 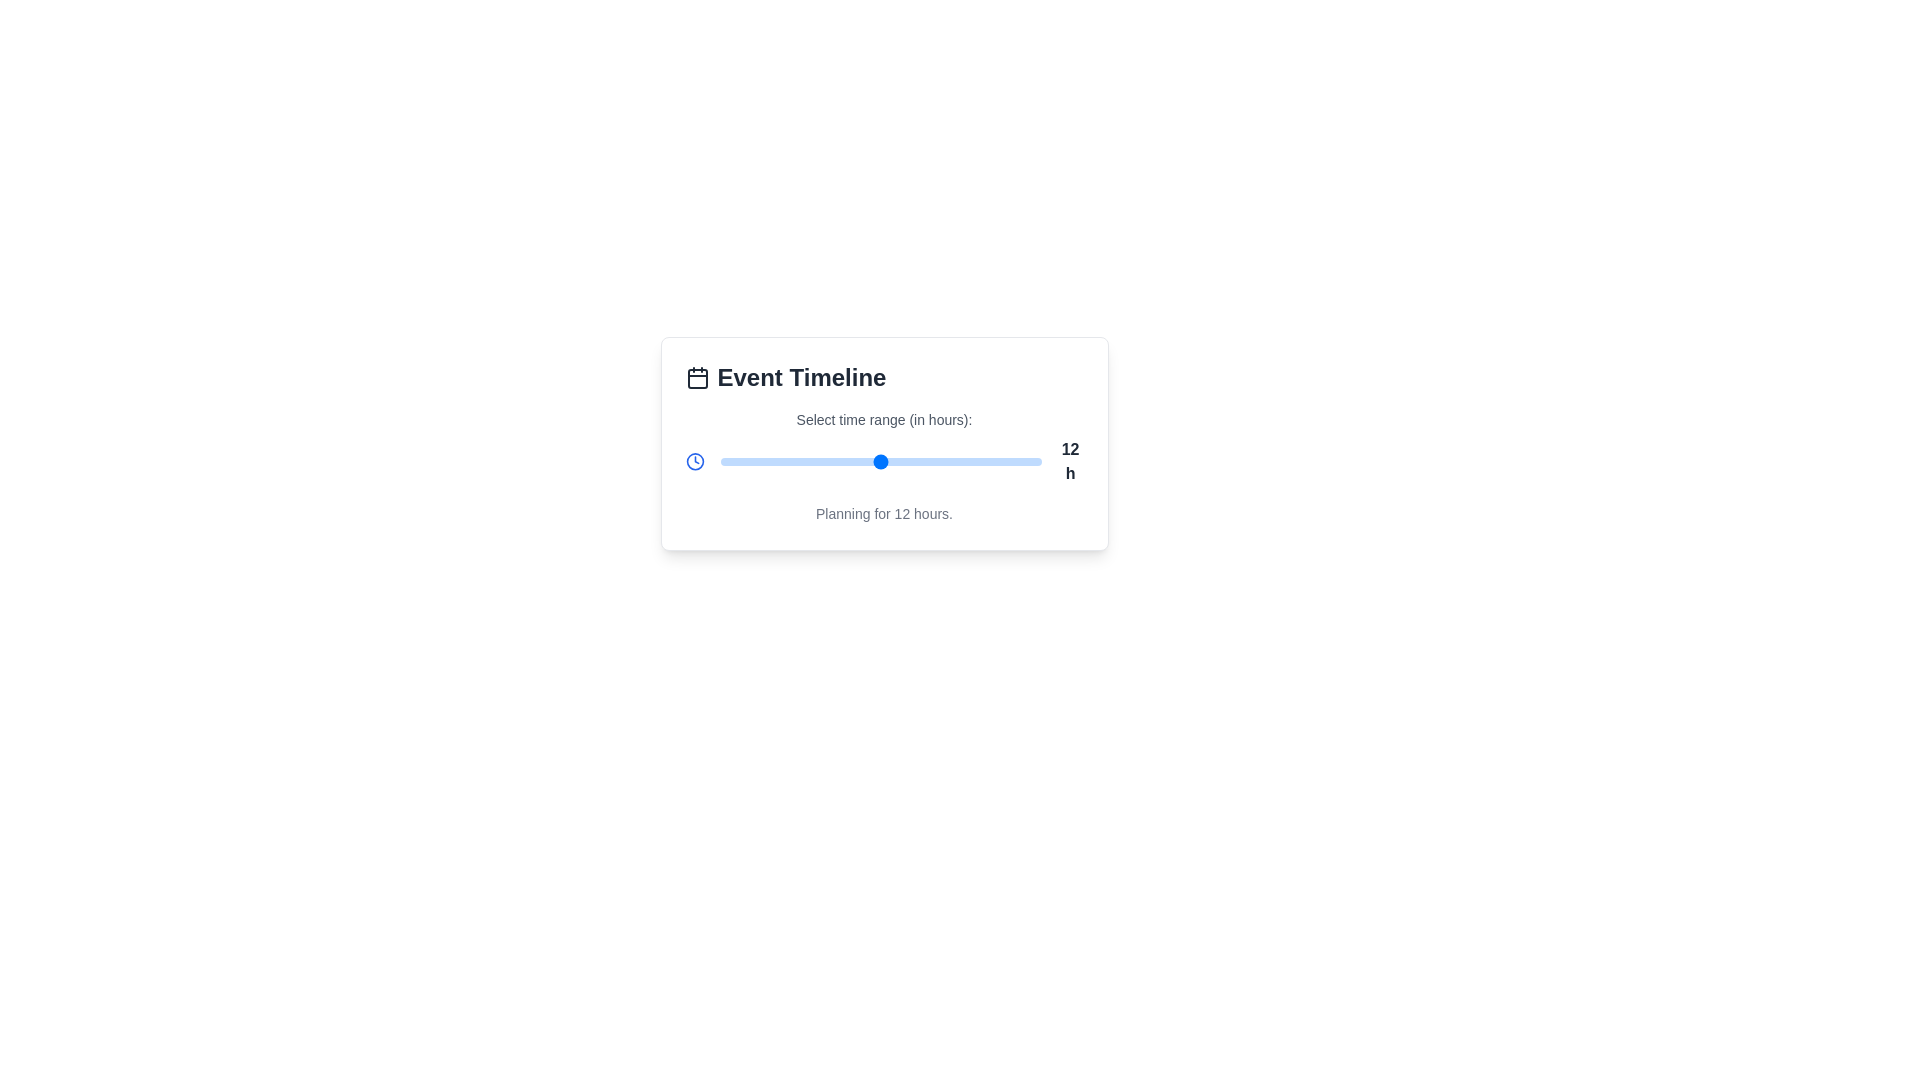 What do you see at coordinates (695, 462) in the screenshot?
I see `the clock-like icon with a circular outline and blue strokes, located to the left of the text '12 h', which serves as a visual indicator for time selection` at bounding box center [695, 462].